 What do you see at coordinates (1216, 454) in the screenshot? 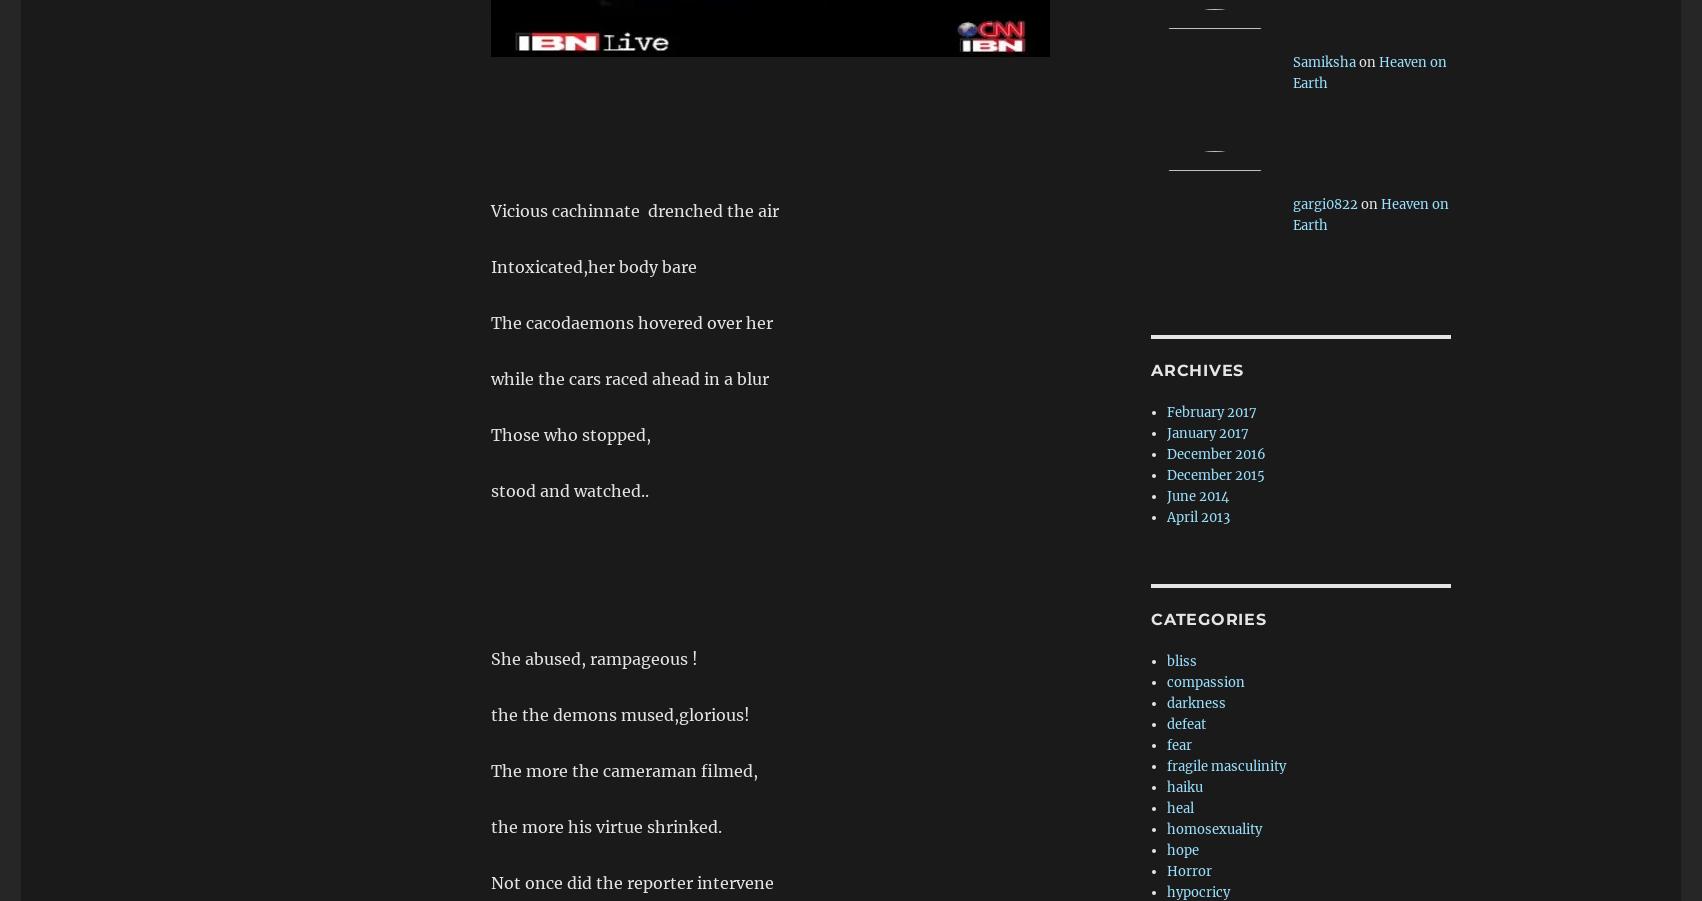
I see `'December 2016'` at bounding box center [1216, 454].